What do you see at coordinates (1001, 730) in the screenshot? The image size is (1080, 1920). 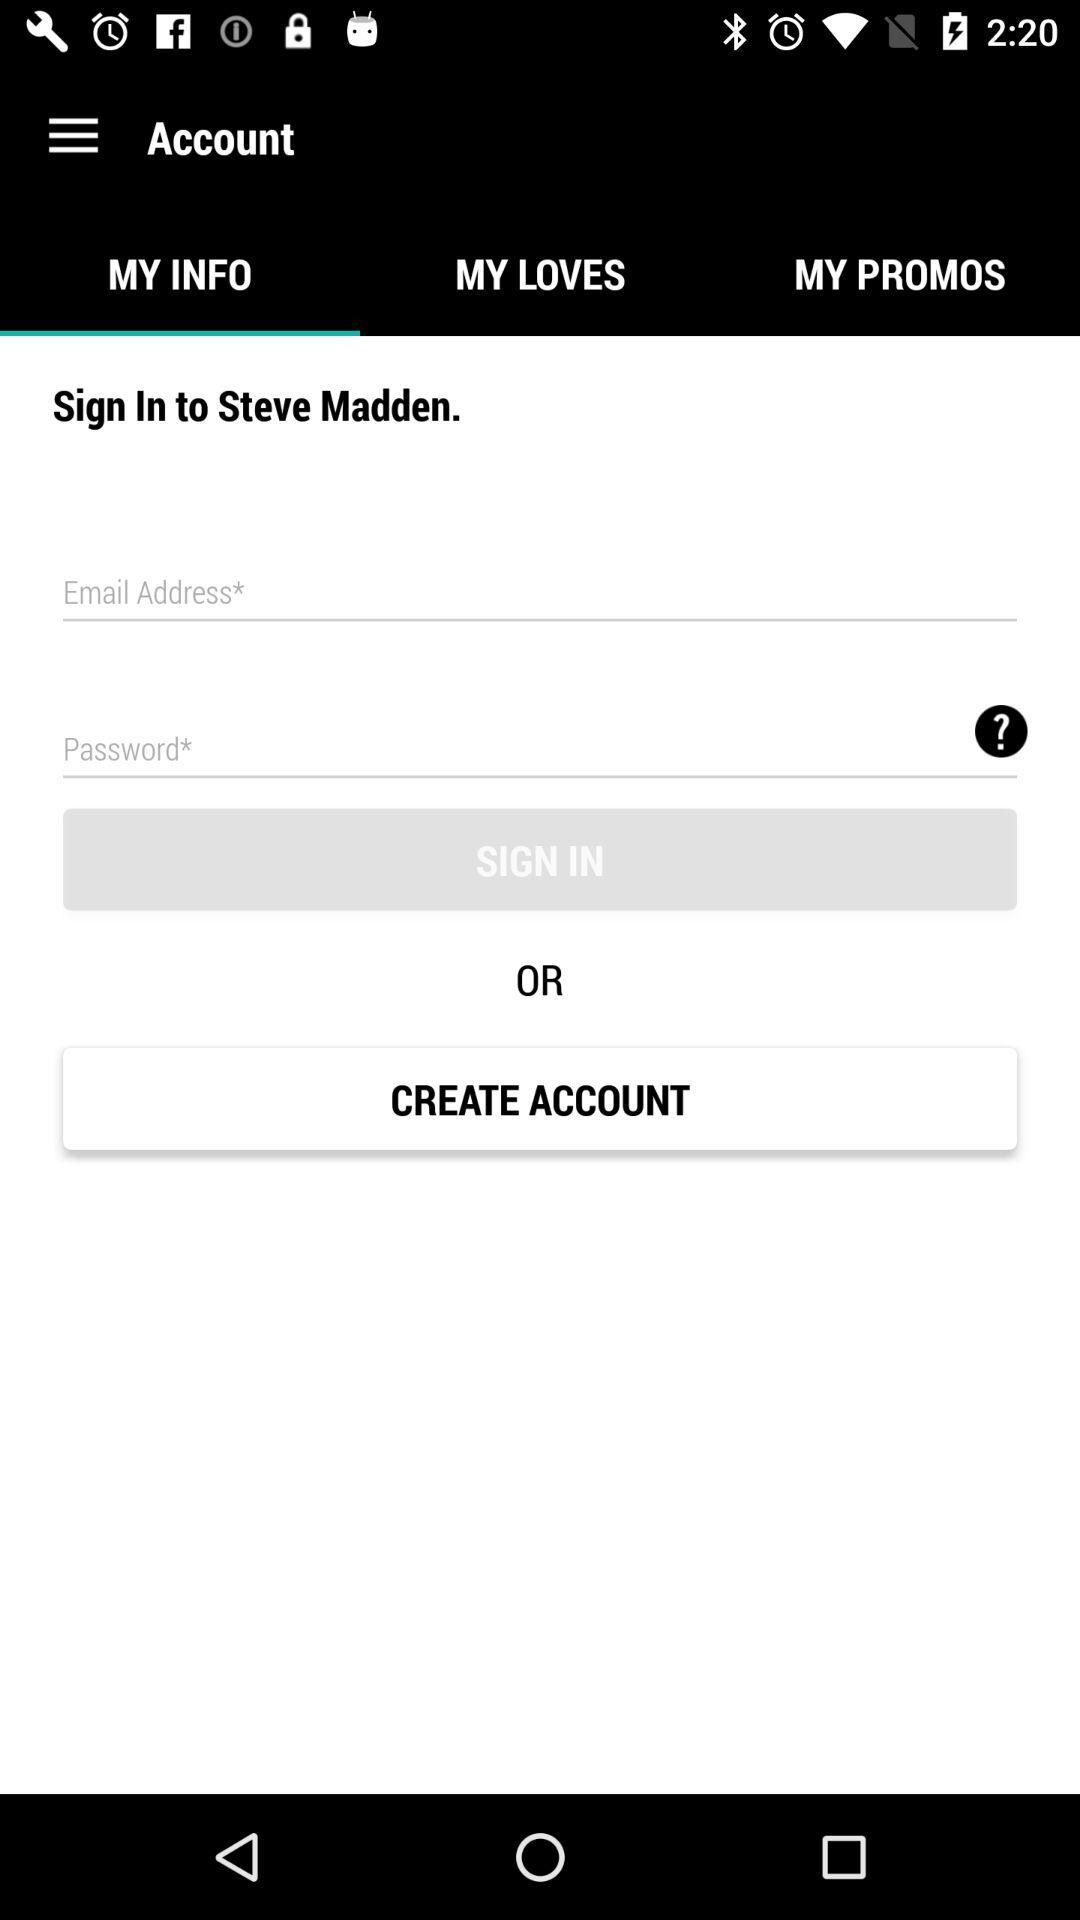 I see `more information` at bounding box center [1001, 730].